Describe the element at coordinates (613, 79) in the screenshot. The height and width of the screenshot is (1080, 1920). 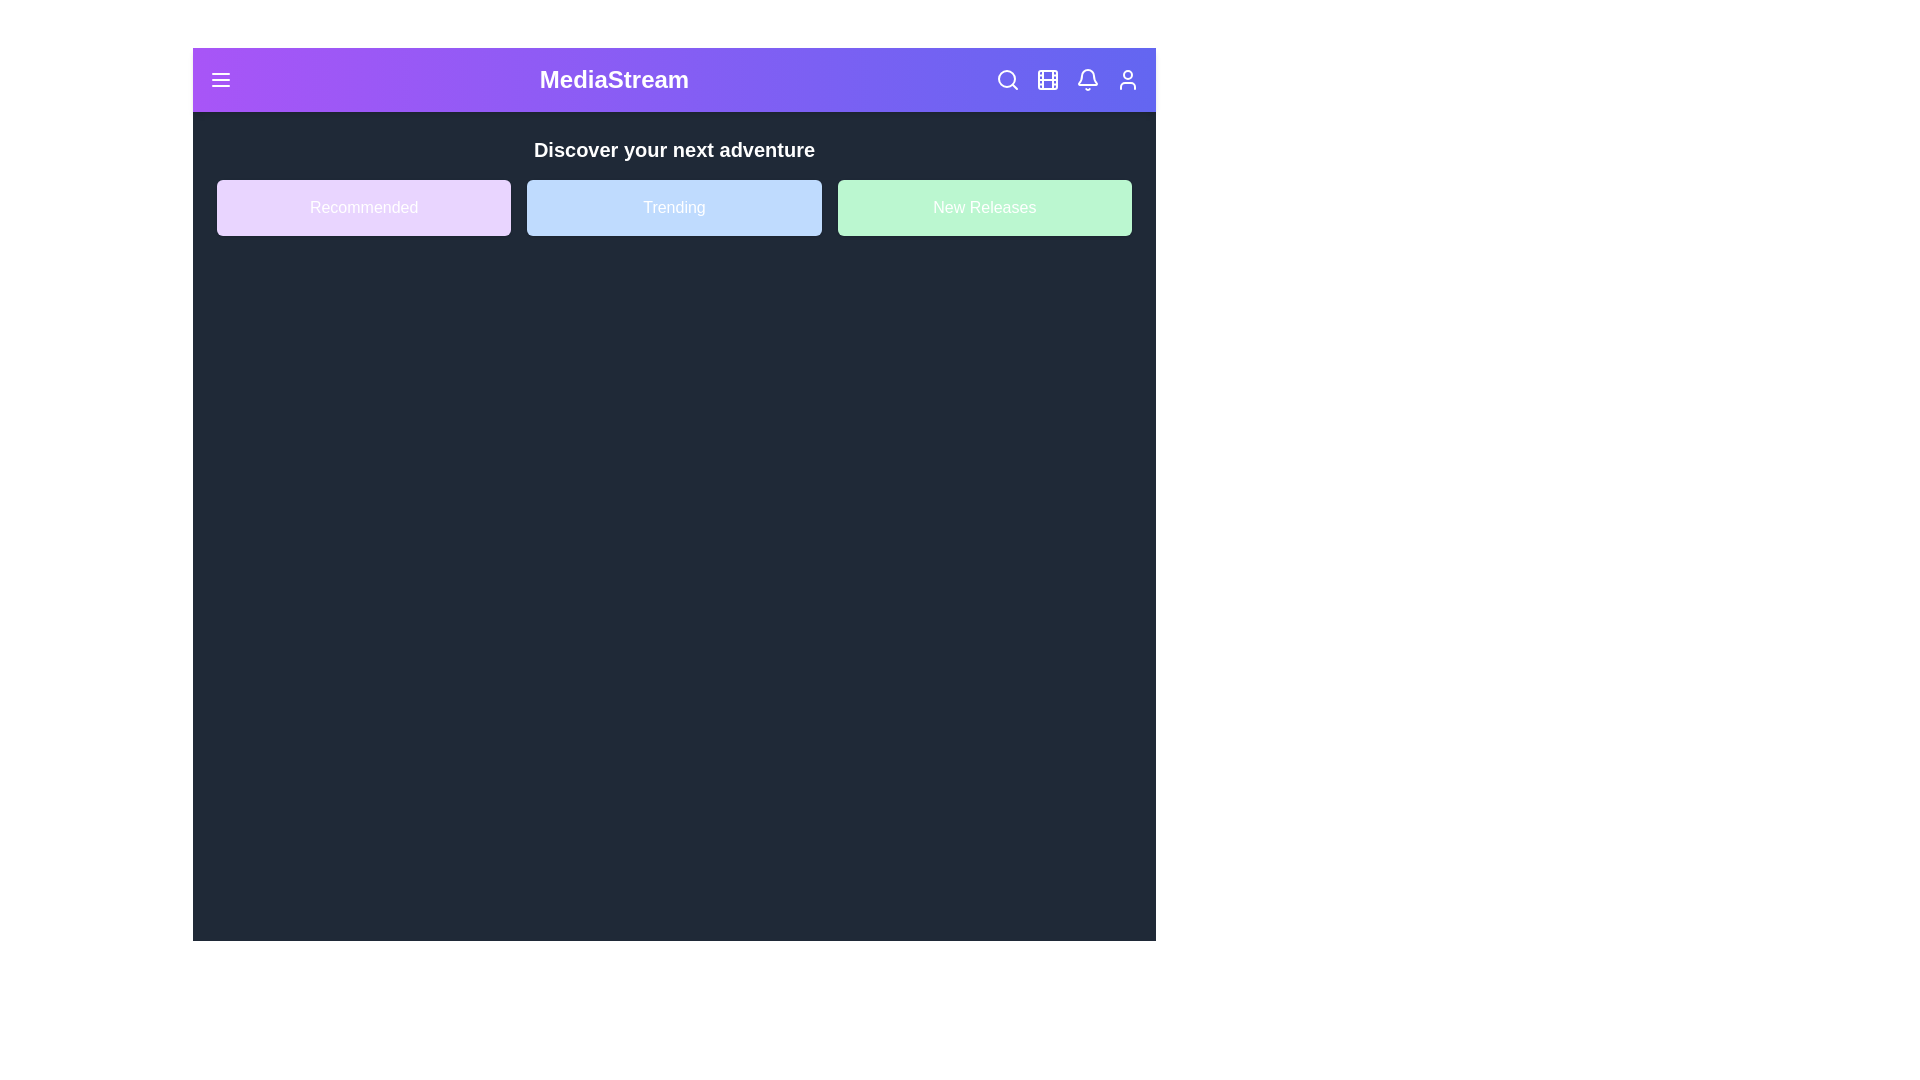
I see `the header title 'MediaStream'` at that location.